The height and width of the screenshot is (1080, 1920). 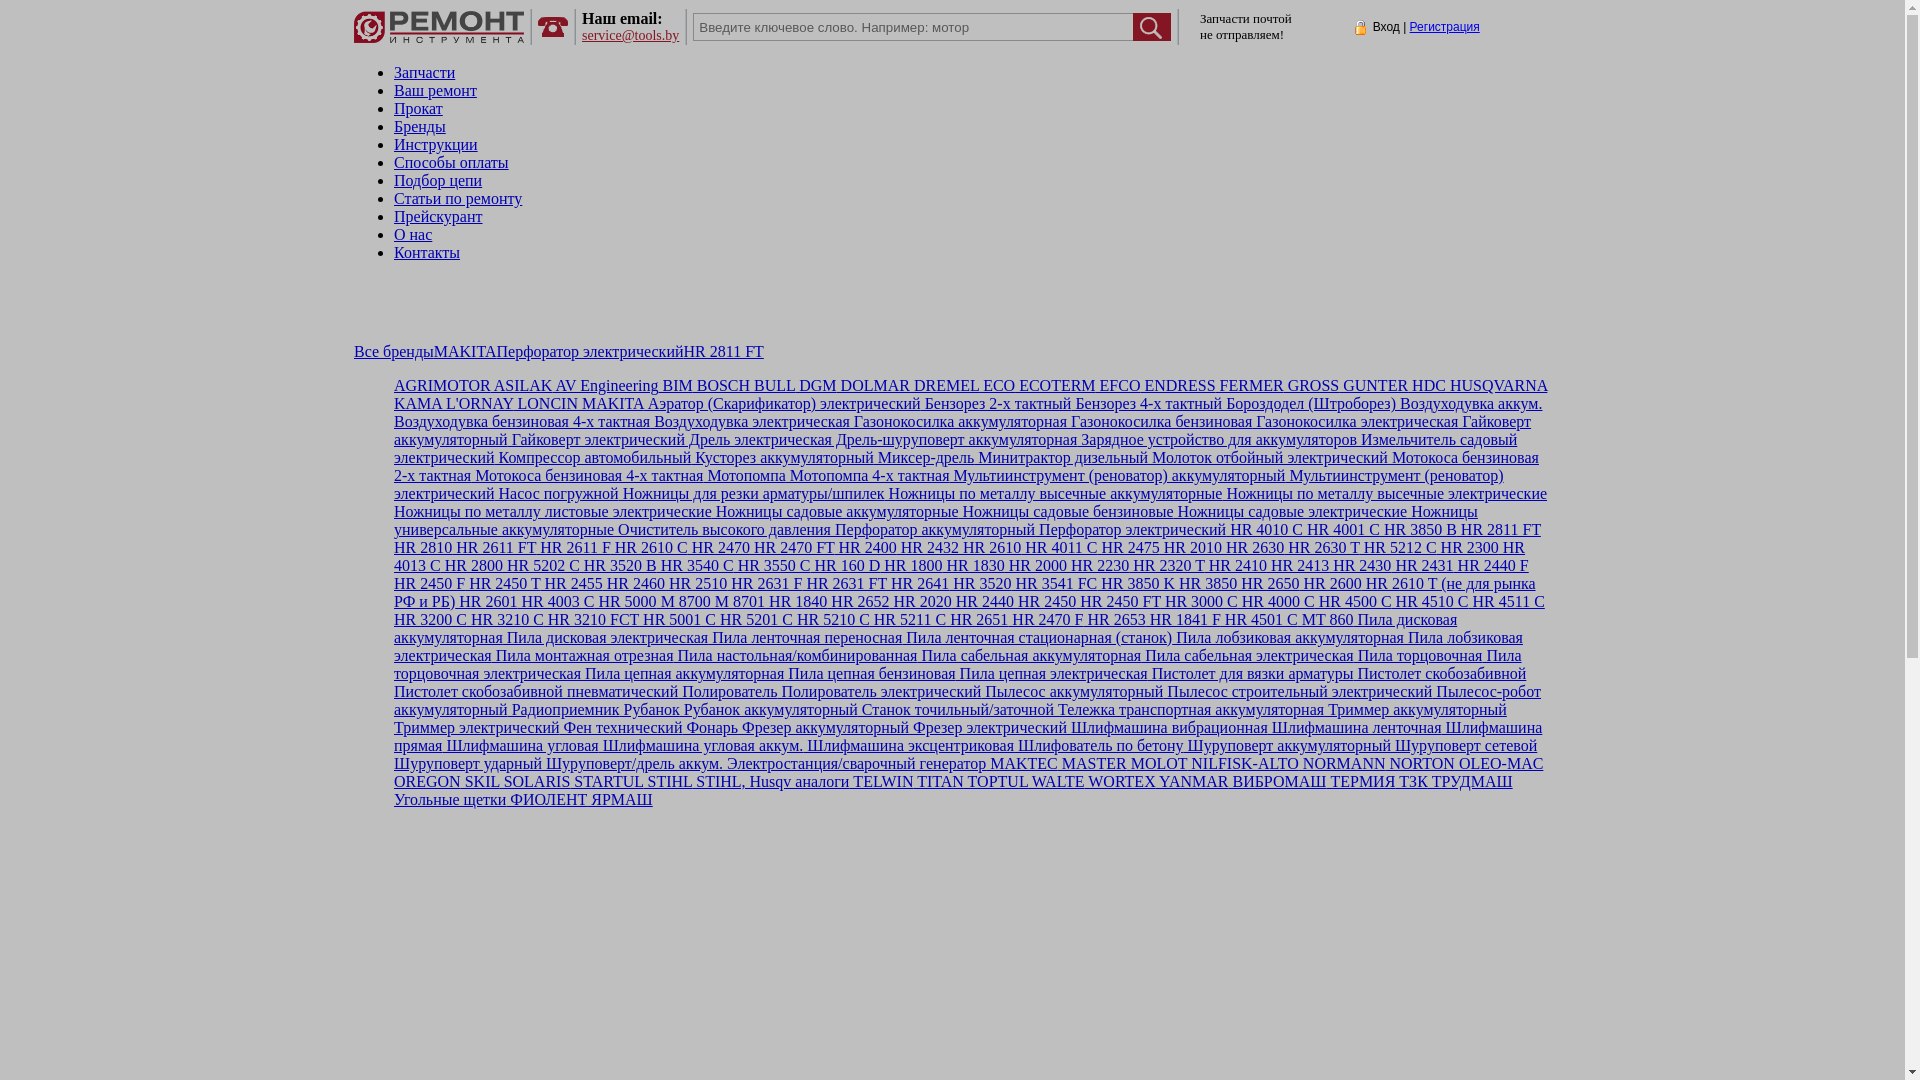 What do you see at coordinates (1341, 528) in the screenshot?
I see `'HR 4001 C'` at bounding box center [1341, 528].